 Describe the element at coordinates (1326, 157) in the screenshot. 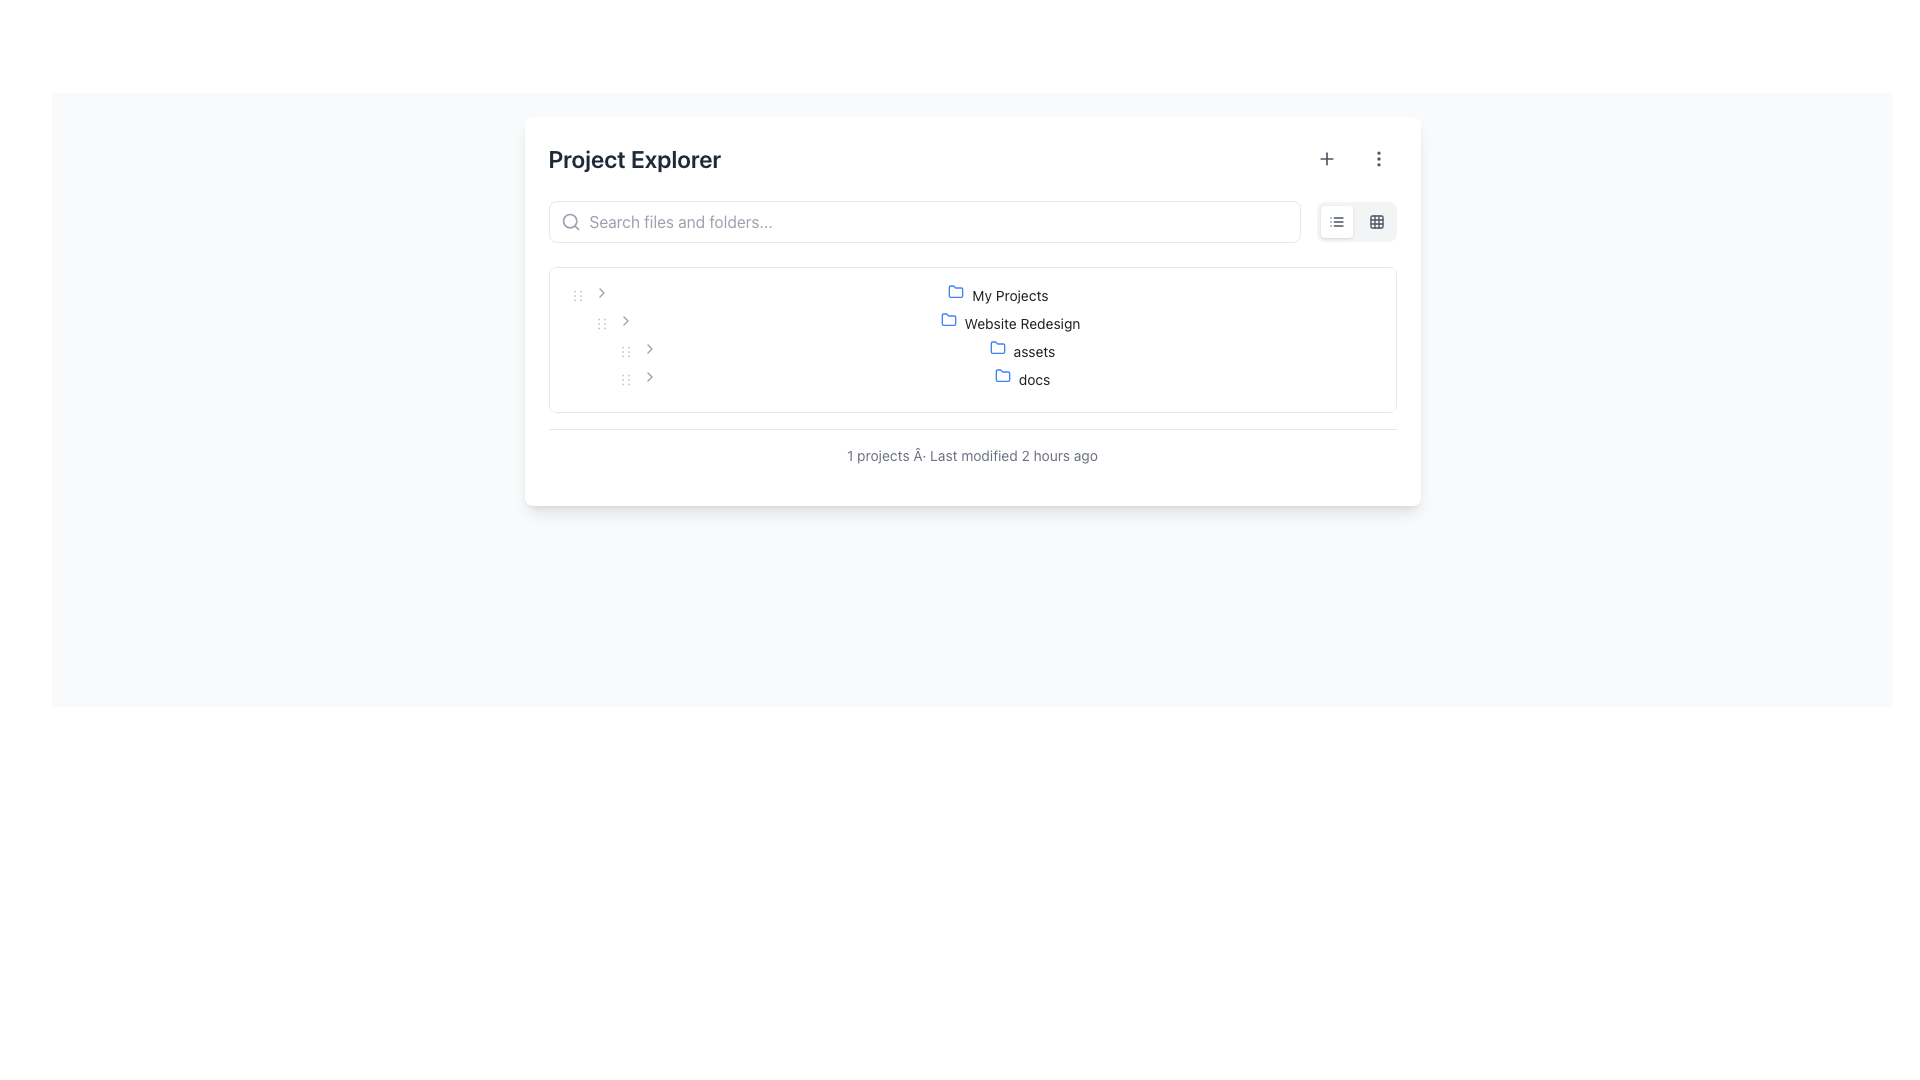

I see `the add new item button in the top-right of the 'Project Explorer' panel` at that location.